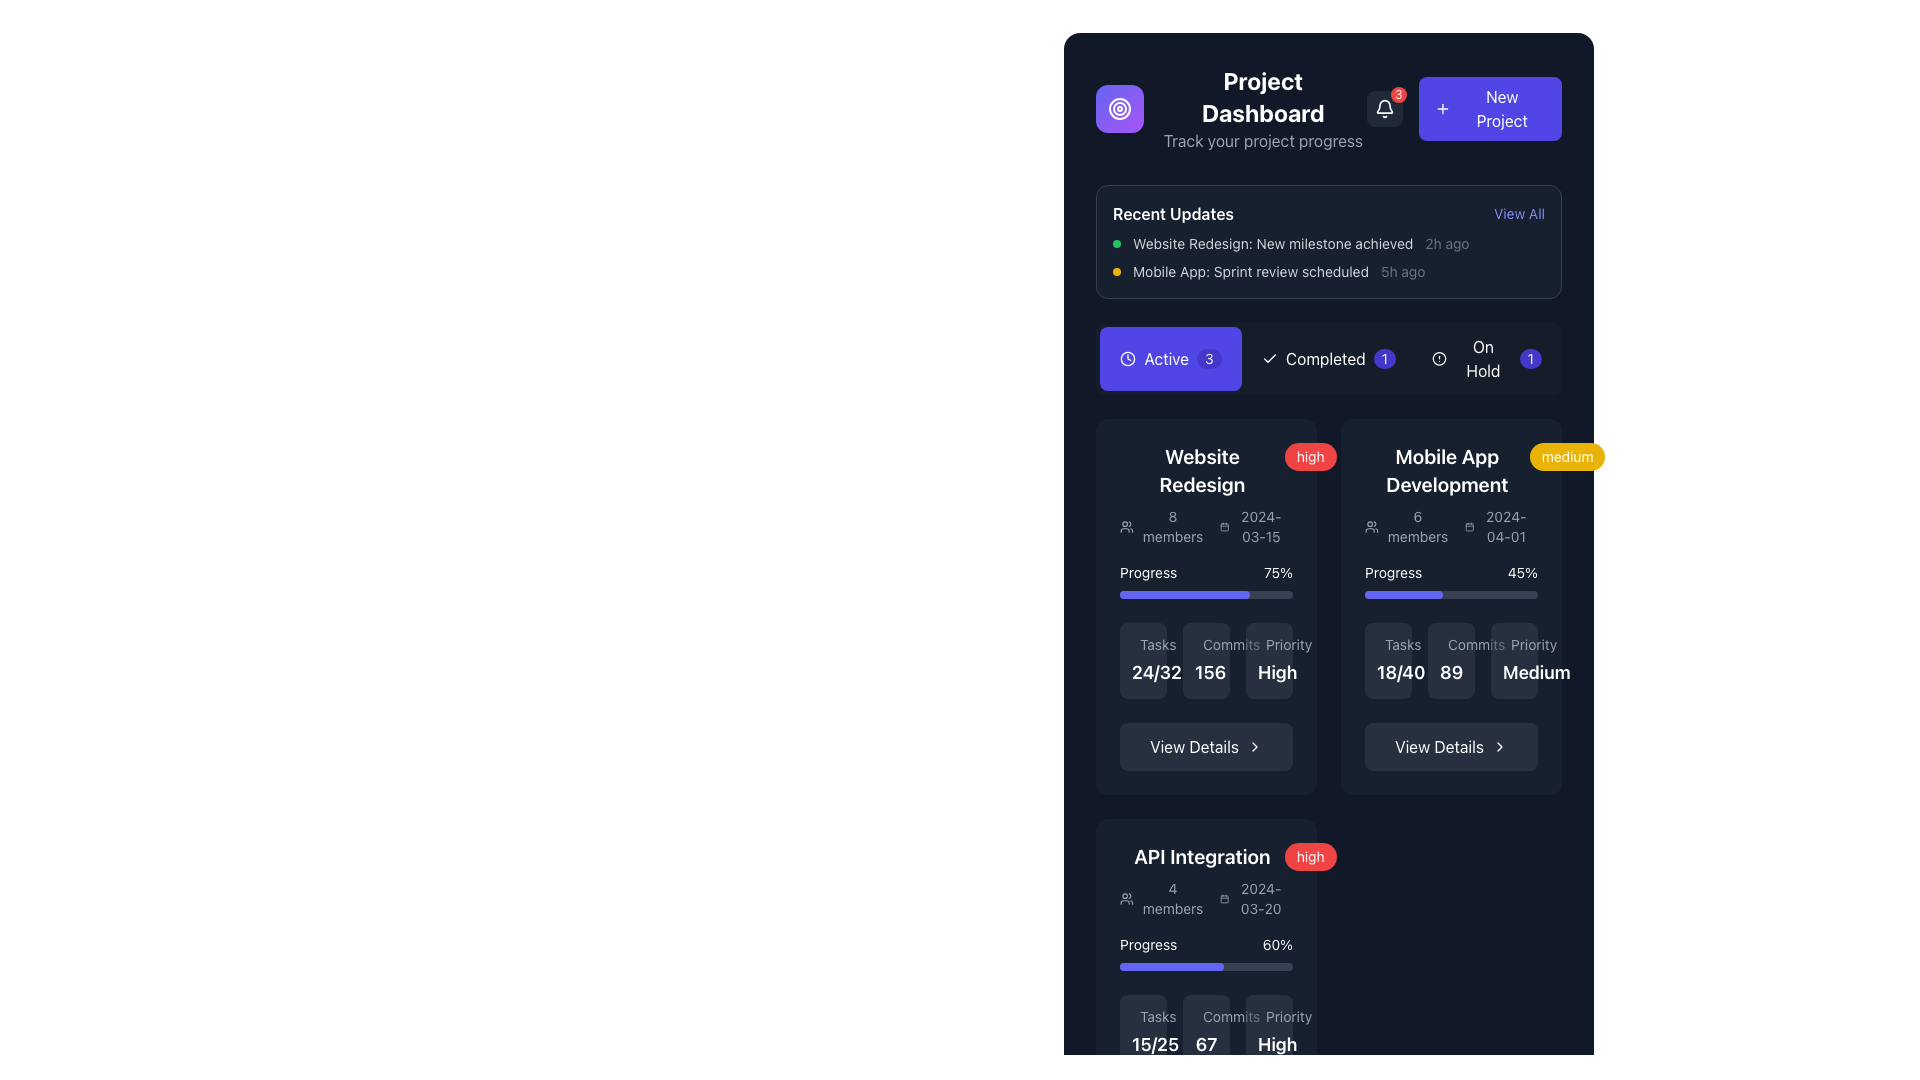  What do you see at coordinates (1447, 242) in the screenshot?
I see `the static text label displaying '2h ago' in light gray color, located in the 'Recent Updates' section of the dashboard interface` at bounding box center [1447, 242].